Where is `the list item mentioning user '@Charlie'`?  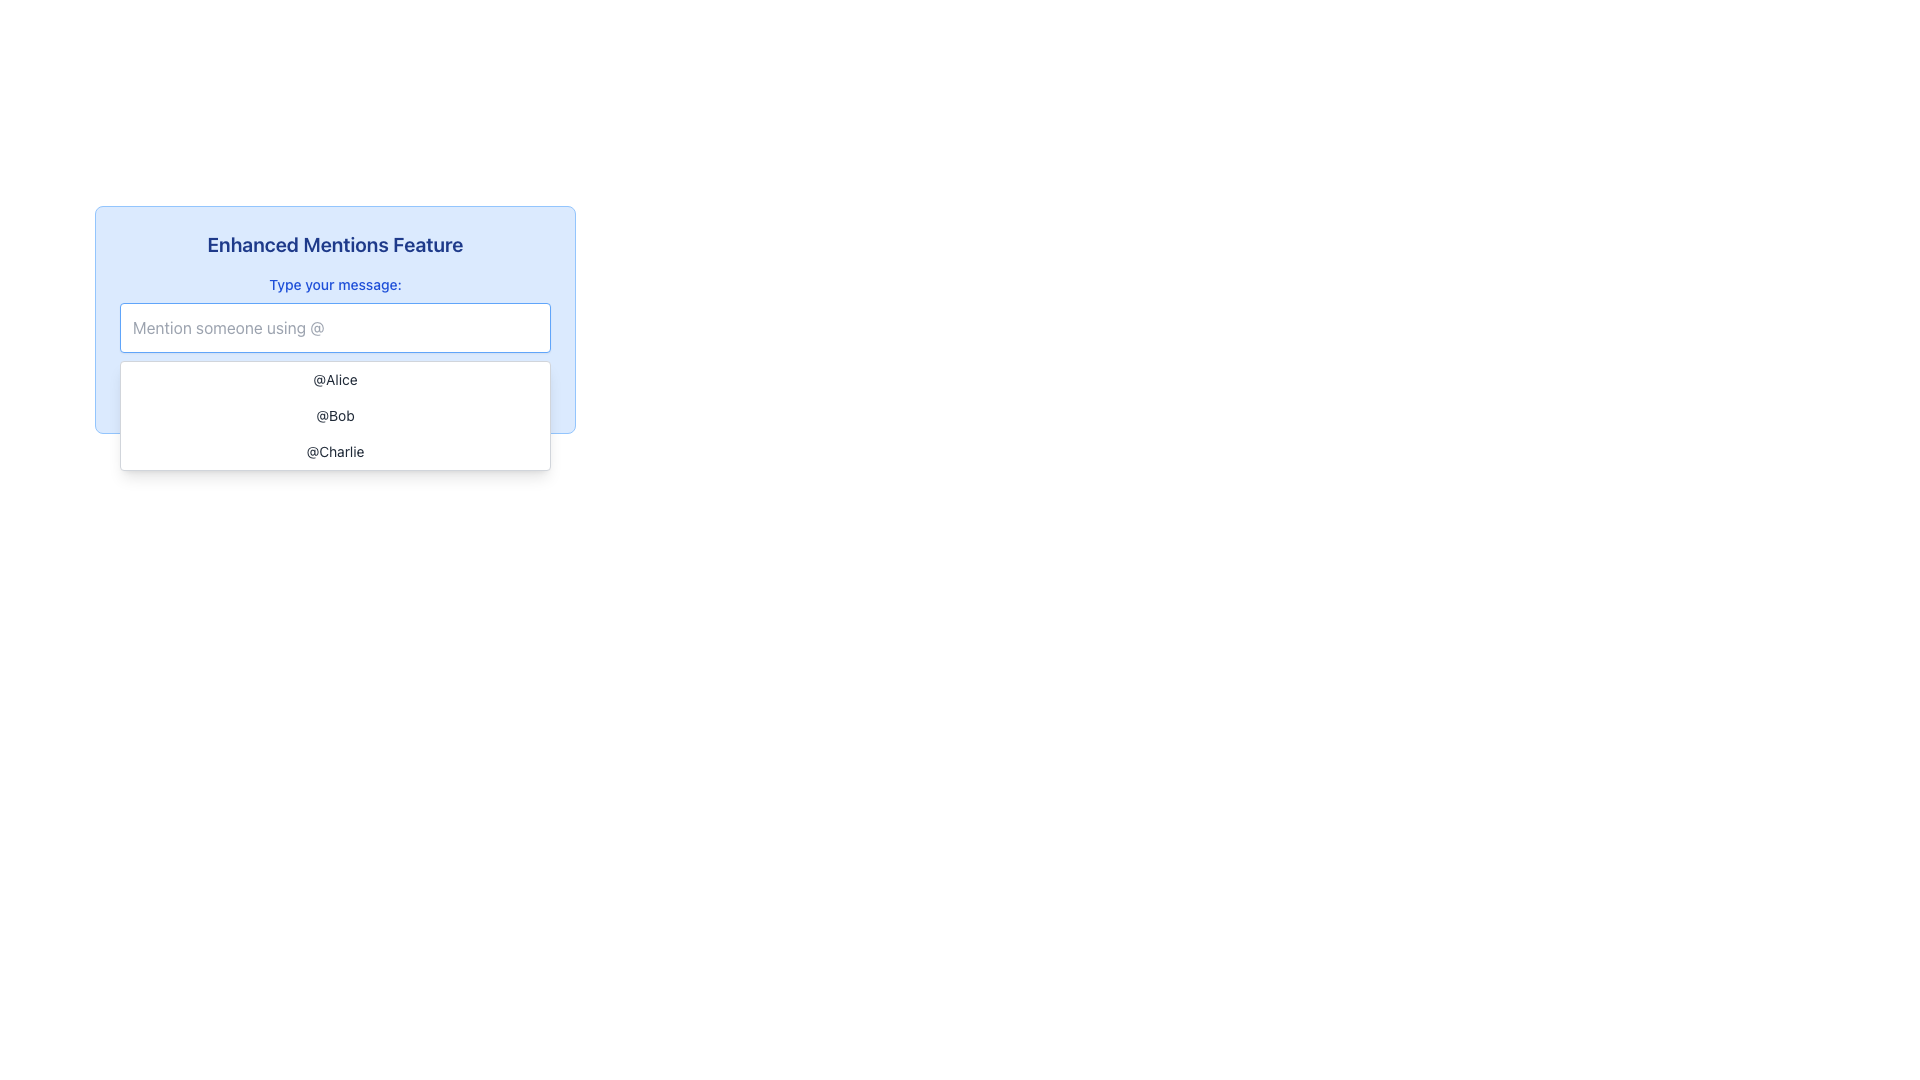 the list item mentioning user '@Charlie' is located at coordinates (335, 451).